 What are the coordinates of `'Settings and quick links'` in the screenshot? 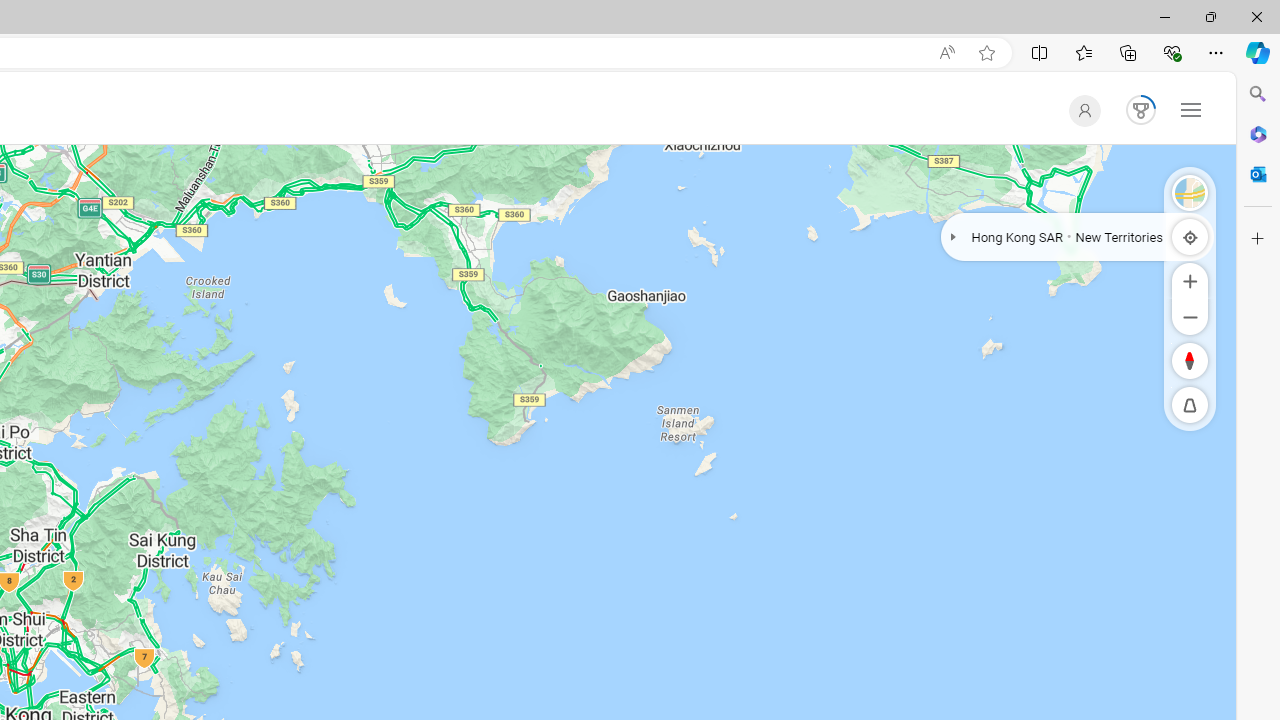 It's located at (1191, 109).